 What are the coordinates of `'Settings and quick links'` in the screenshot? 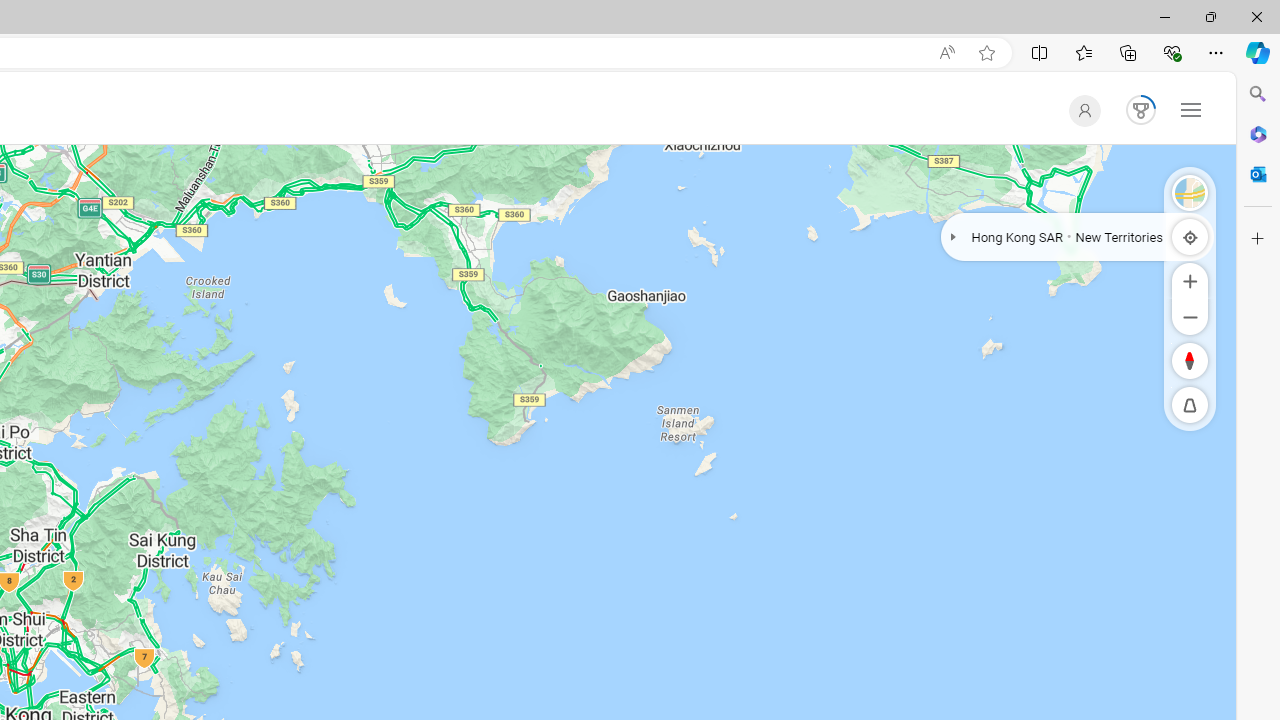 It's located at (1191, 109).